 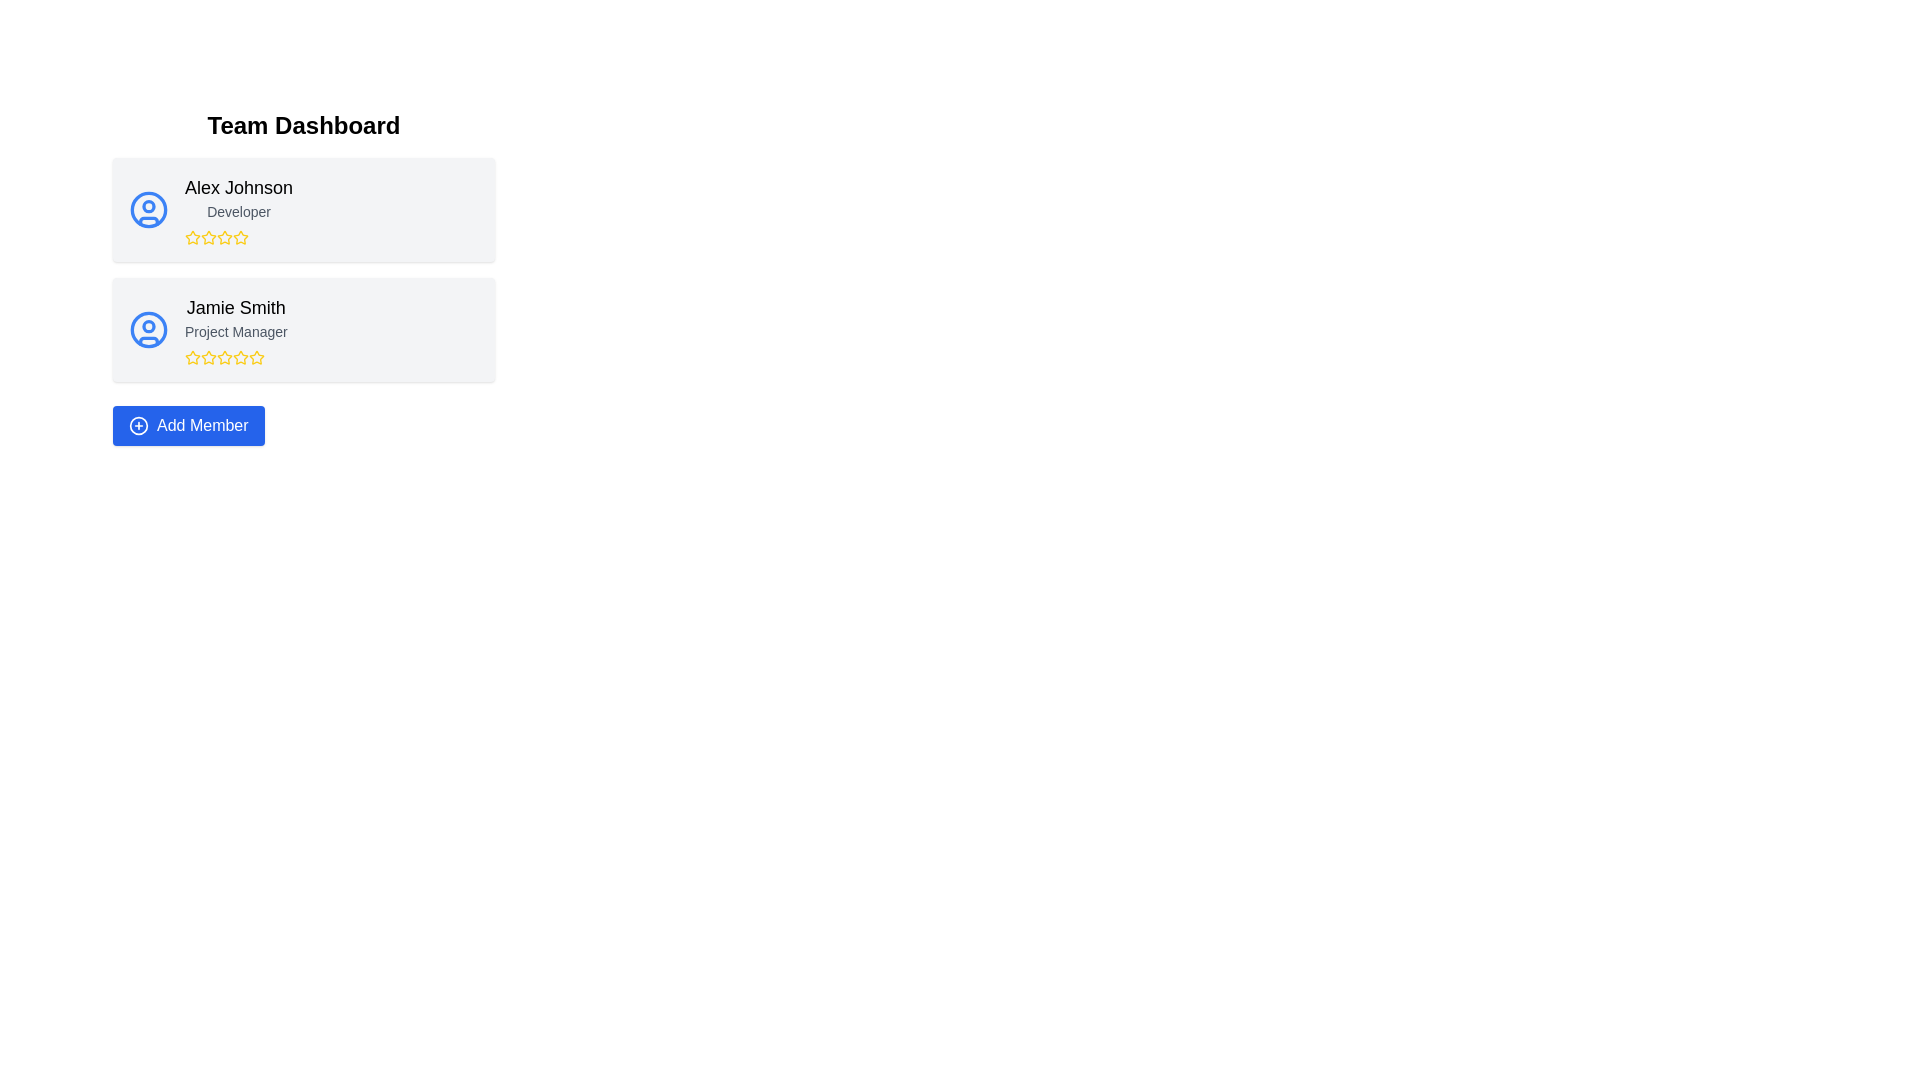 What do you see at coordinates (192, 357) in the screenshot?
I see `the first rating star icon for 'Jamie Smith' located beneath 'Project Manager'` at bounding box center [192, 357].